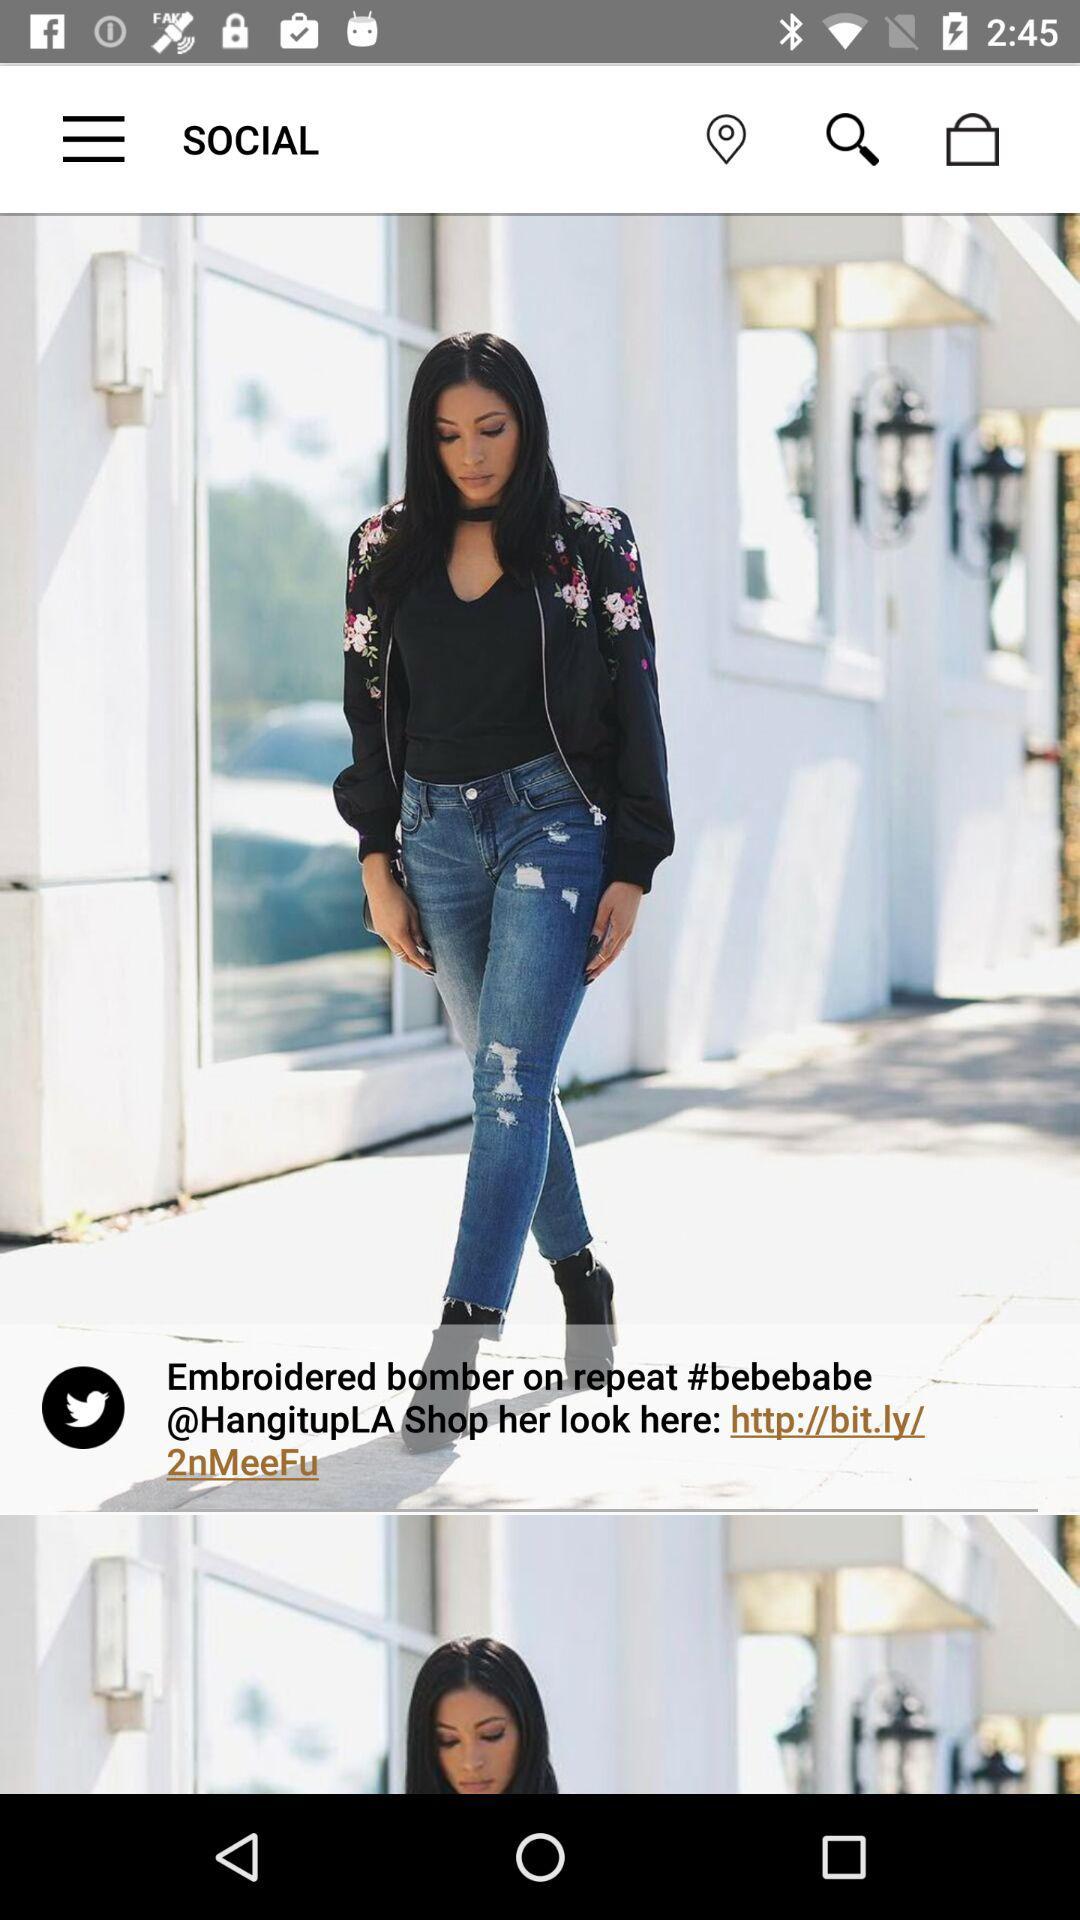 This screenshot has width=1080, height=1920. Describe the element at coordinates (93, 138) in the screenshot. I see `open settings` at that location.